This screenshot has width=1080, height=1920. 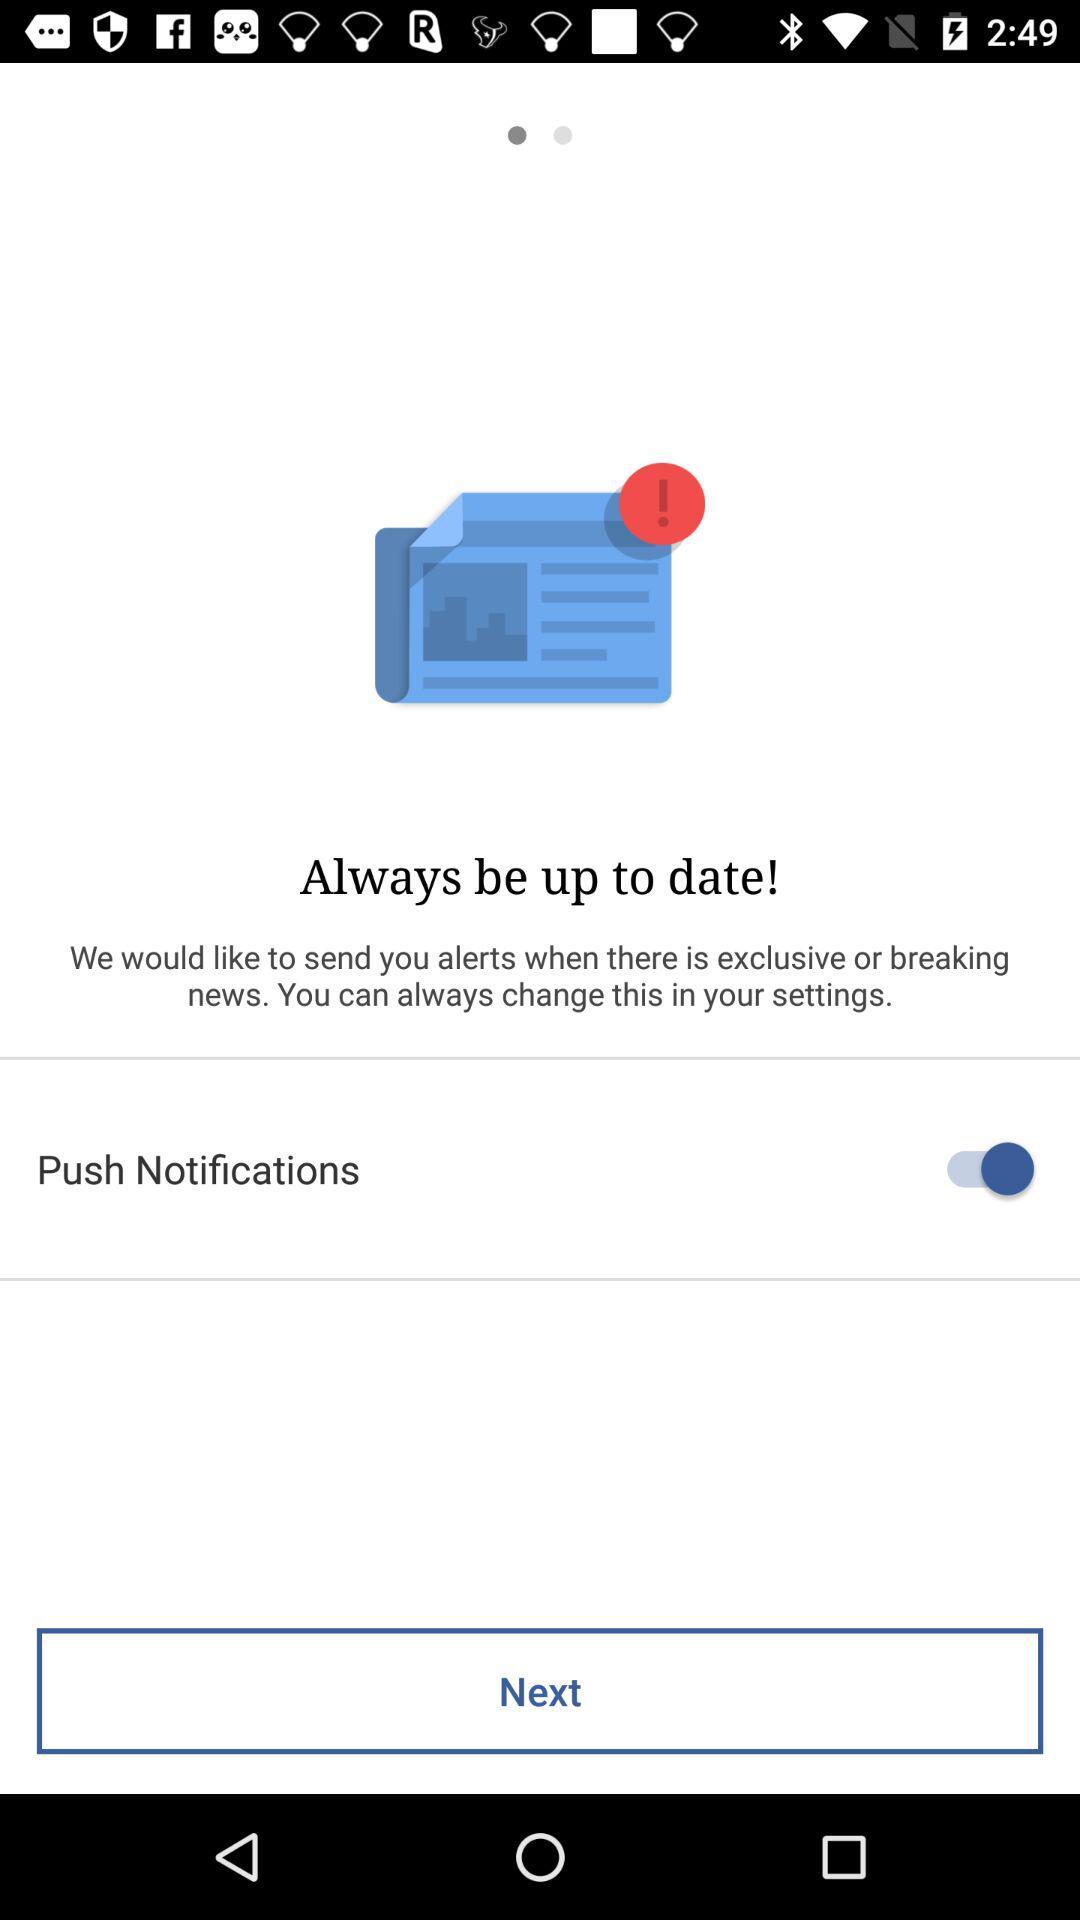 I want to click on push notifications icon, so click(x=540, y=1168).